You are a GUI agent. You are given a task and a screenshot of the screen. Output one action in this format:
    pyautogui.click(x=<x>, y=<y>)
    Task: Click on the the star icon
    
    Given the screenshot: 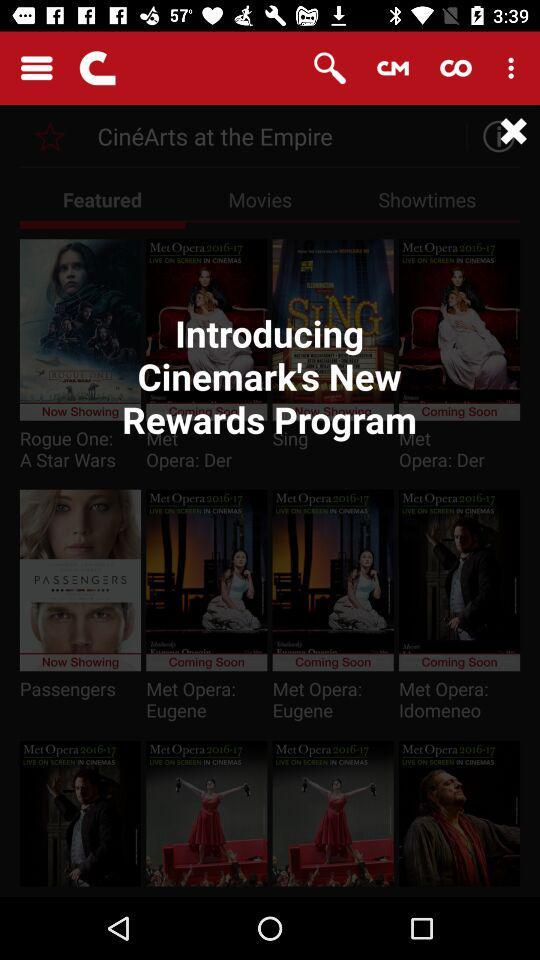 What is the action you would take?
    pyautogui.click(x=50, y=135)
    